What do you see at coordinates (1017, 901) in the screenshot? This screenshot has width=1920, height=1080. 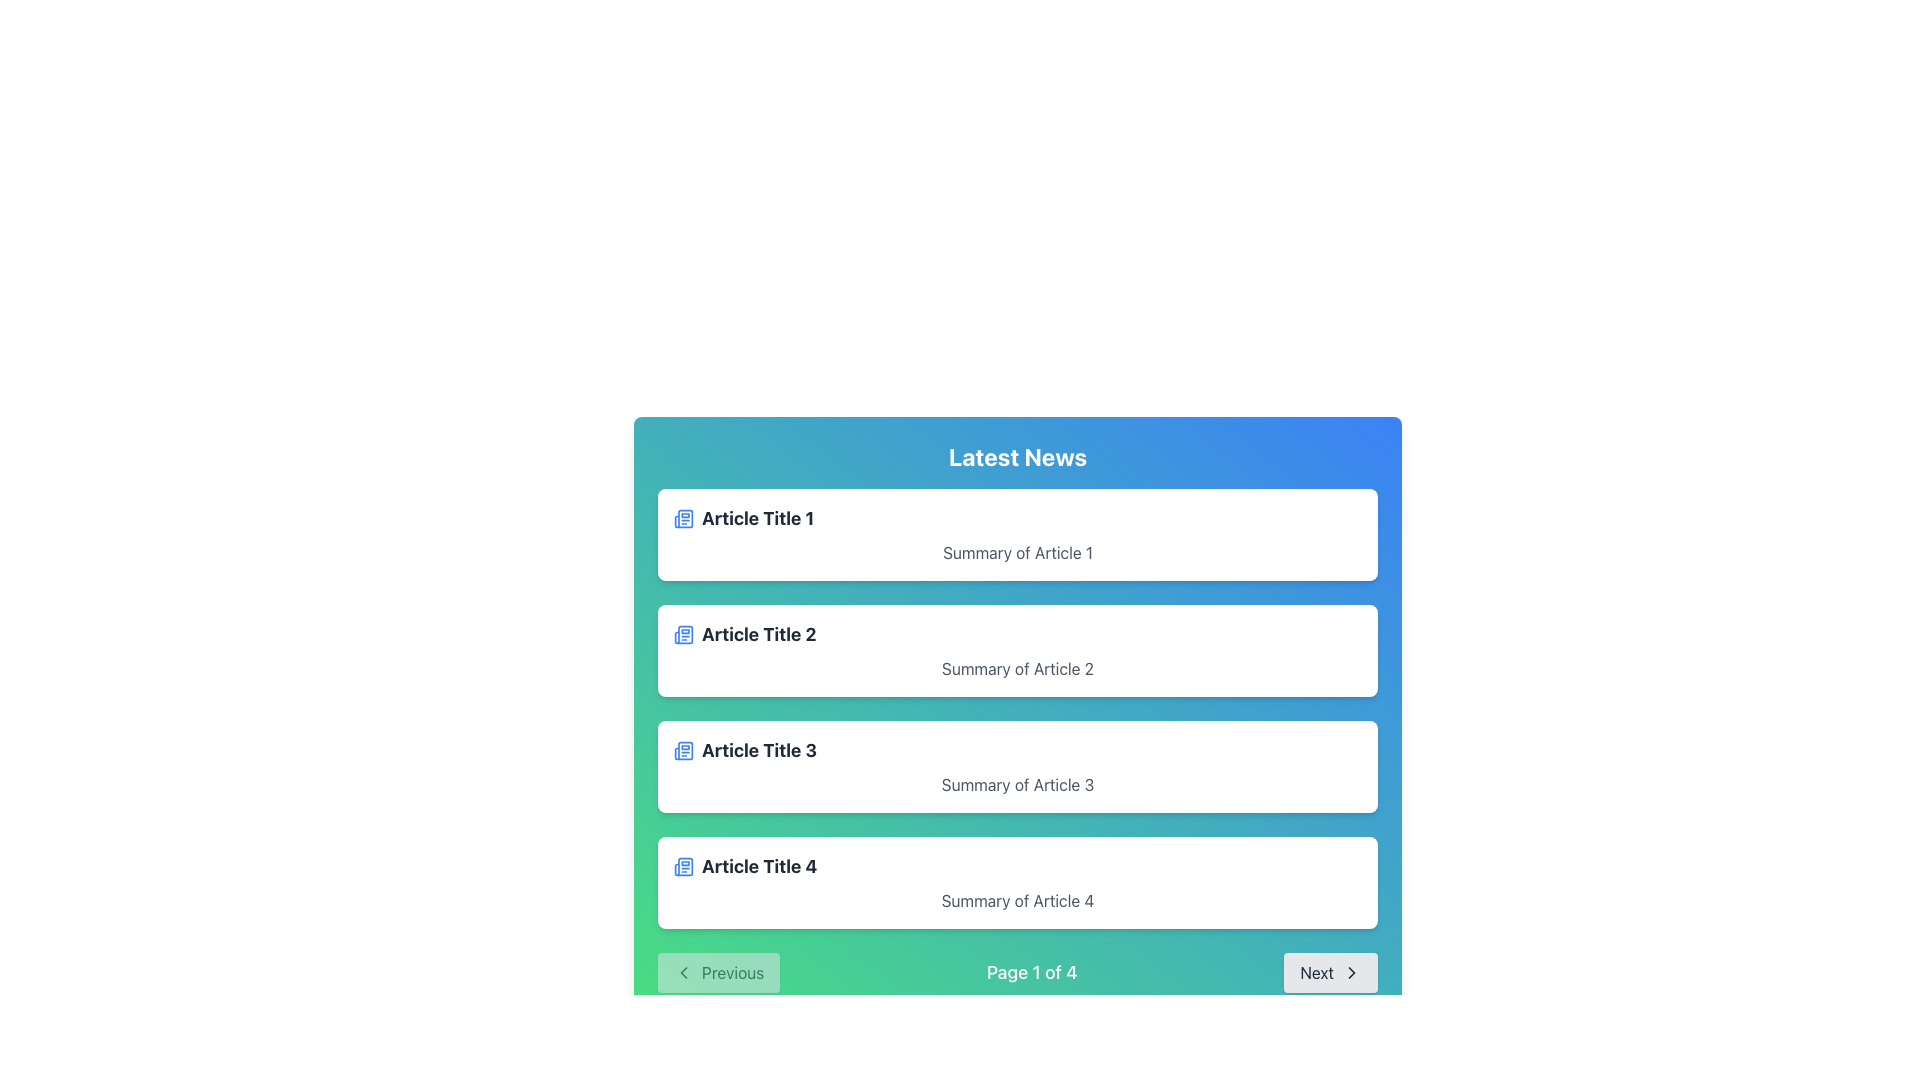 I see `the text element that presents additional information about 'Article Title 4', which is located in the fourth item of the articles list` at bounding box center [1017, 901].